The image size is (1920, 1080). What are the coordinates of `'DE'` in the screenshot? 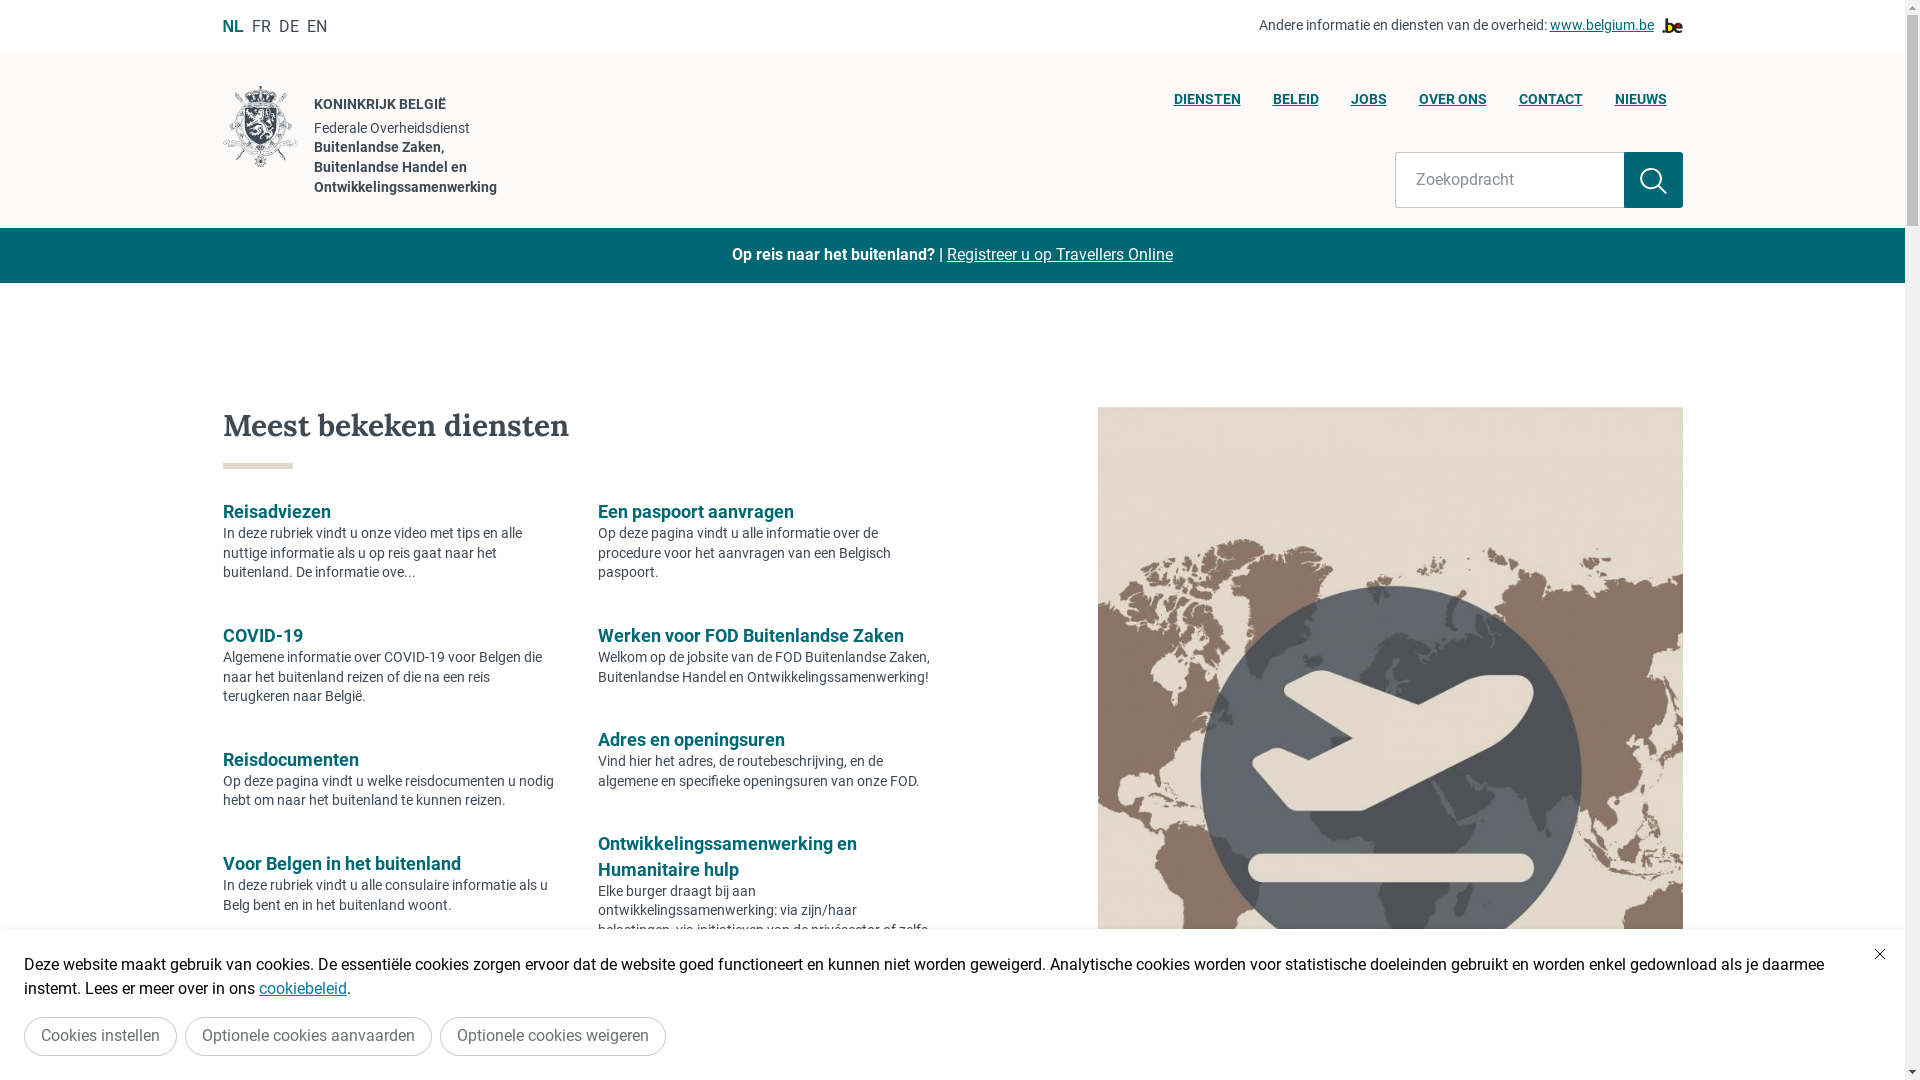 It's located at (287, 26).